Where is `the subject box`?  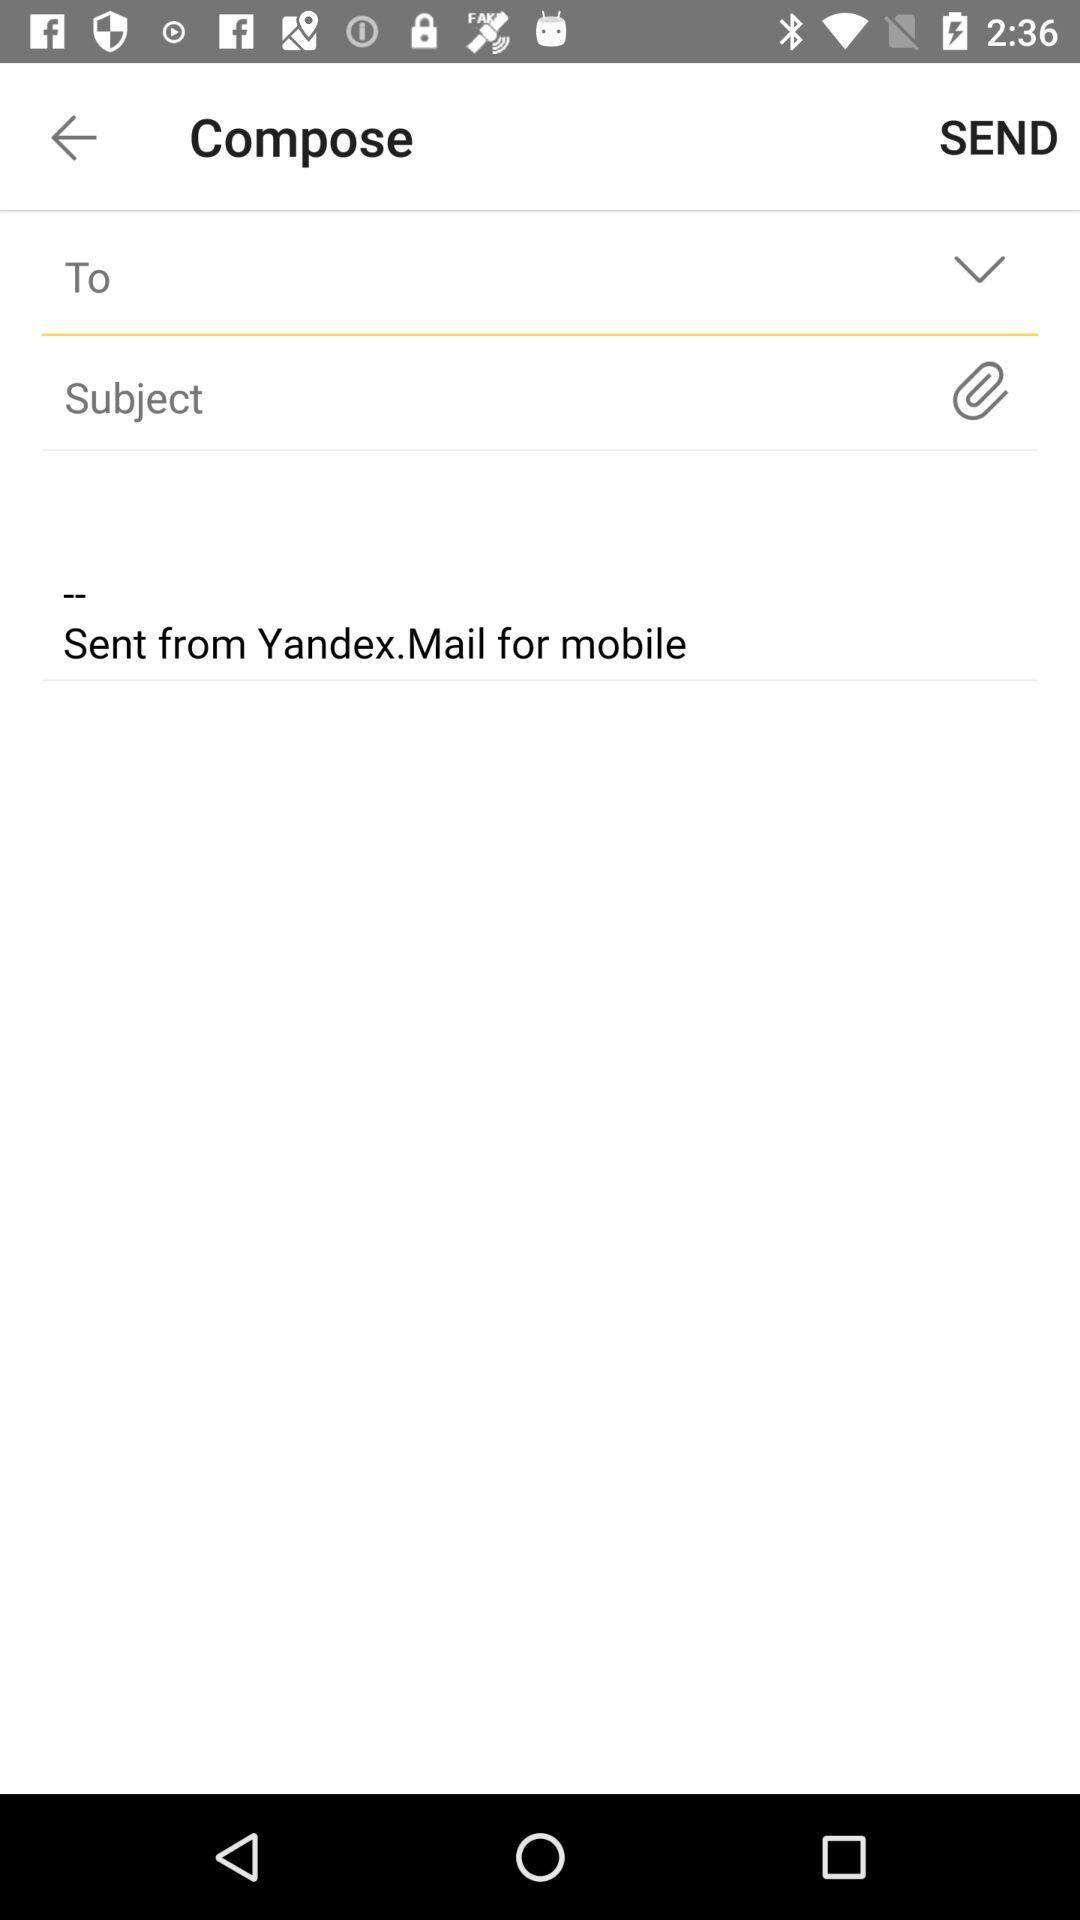 the subject box is located at coordinates (503, 396).